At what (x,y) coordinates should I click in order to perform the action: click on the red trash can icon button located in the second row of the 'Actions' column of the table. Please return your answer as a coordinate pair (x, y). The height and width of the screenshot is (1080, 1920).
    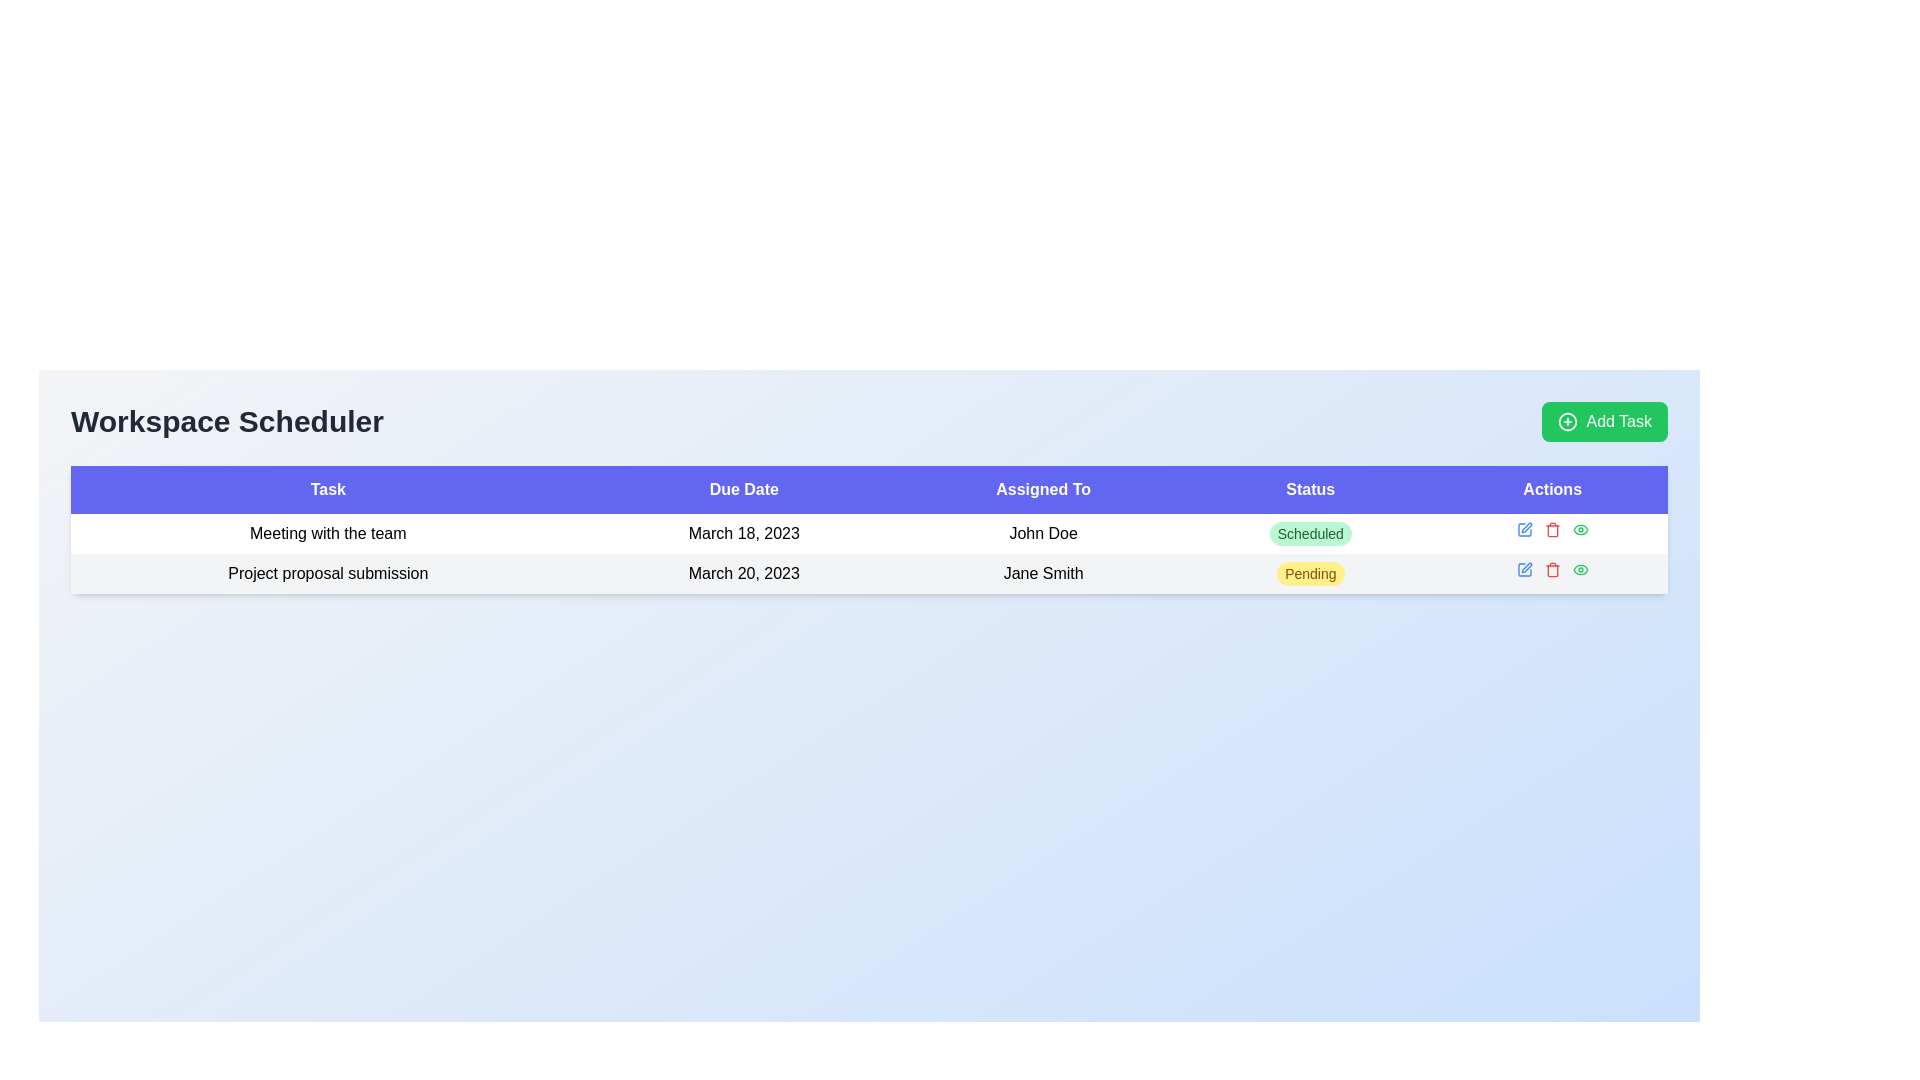
    Looking at the image, I should click on (1551, 570).